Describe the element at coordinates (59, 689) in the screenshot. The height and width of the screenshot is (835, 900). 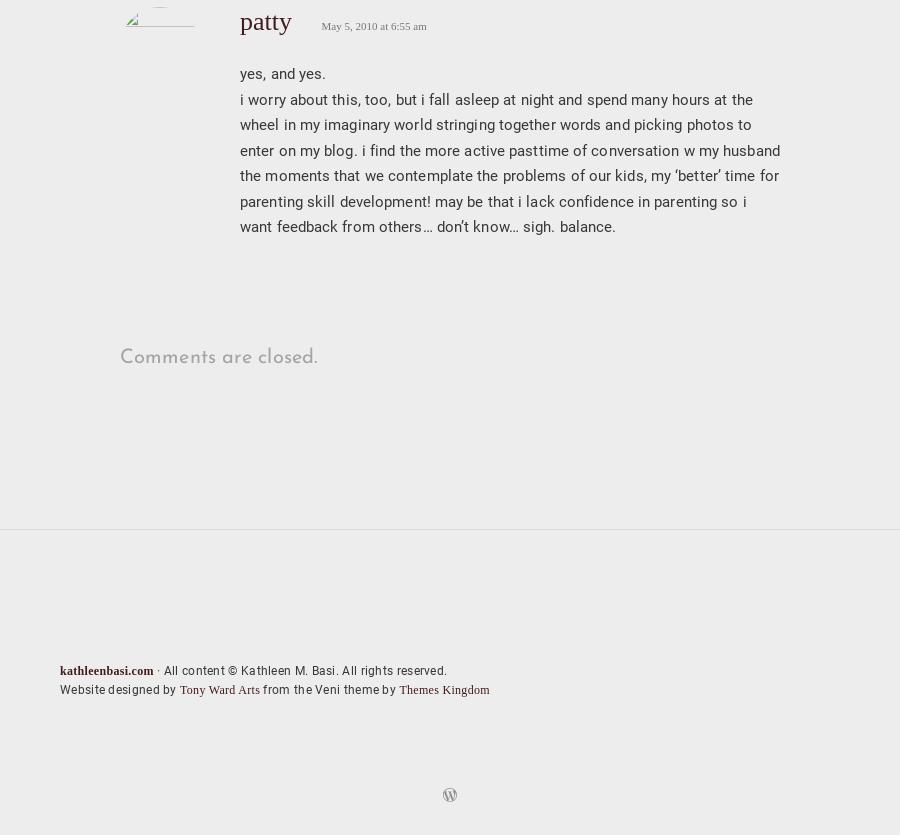
I see `'Website designed by'` at that location.